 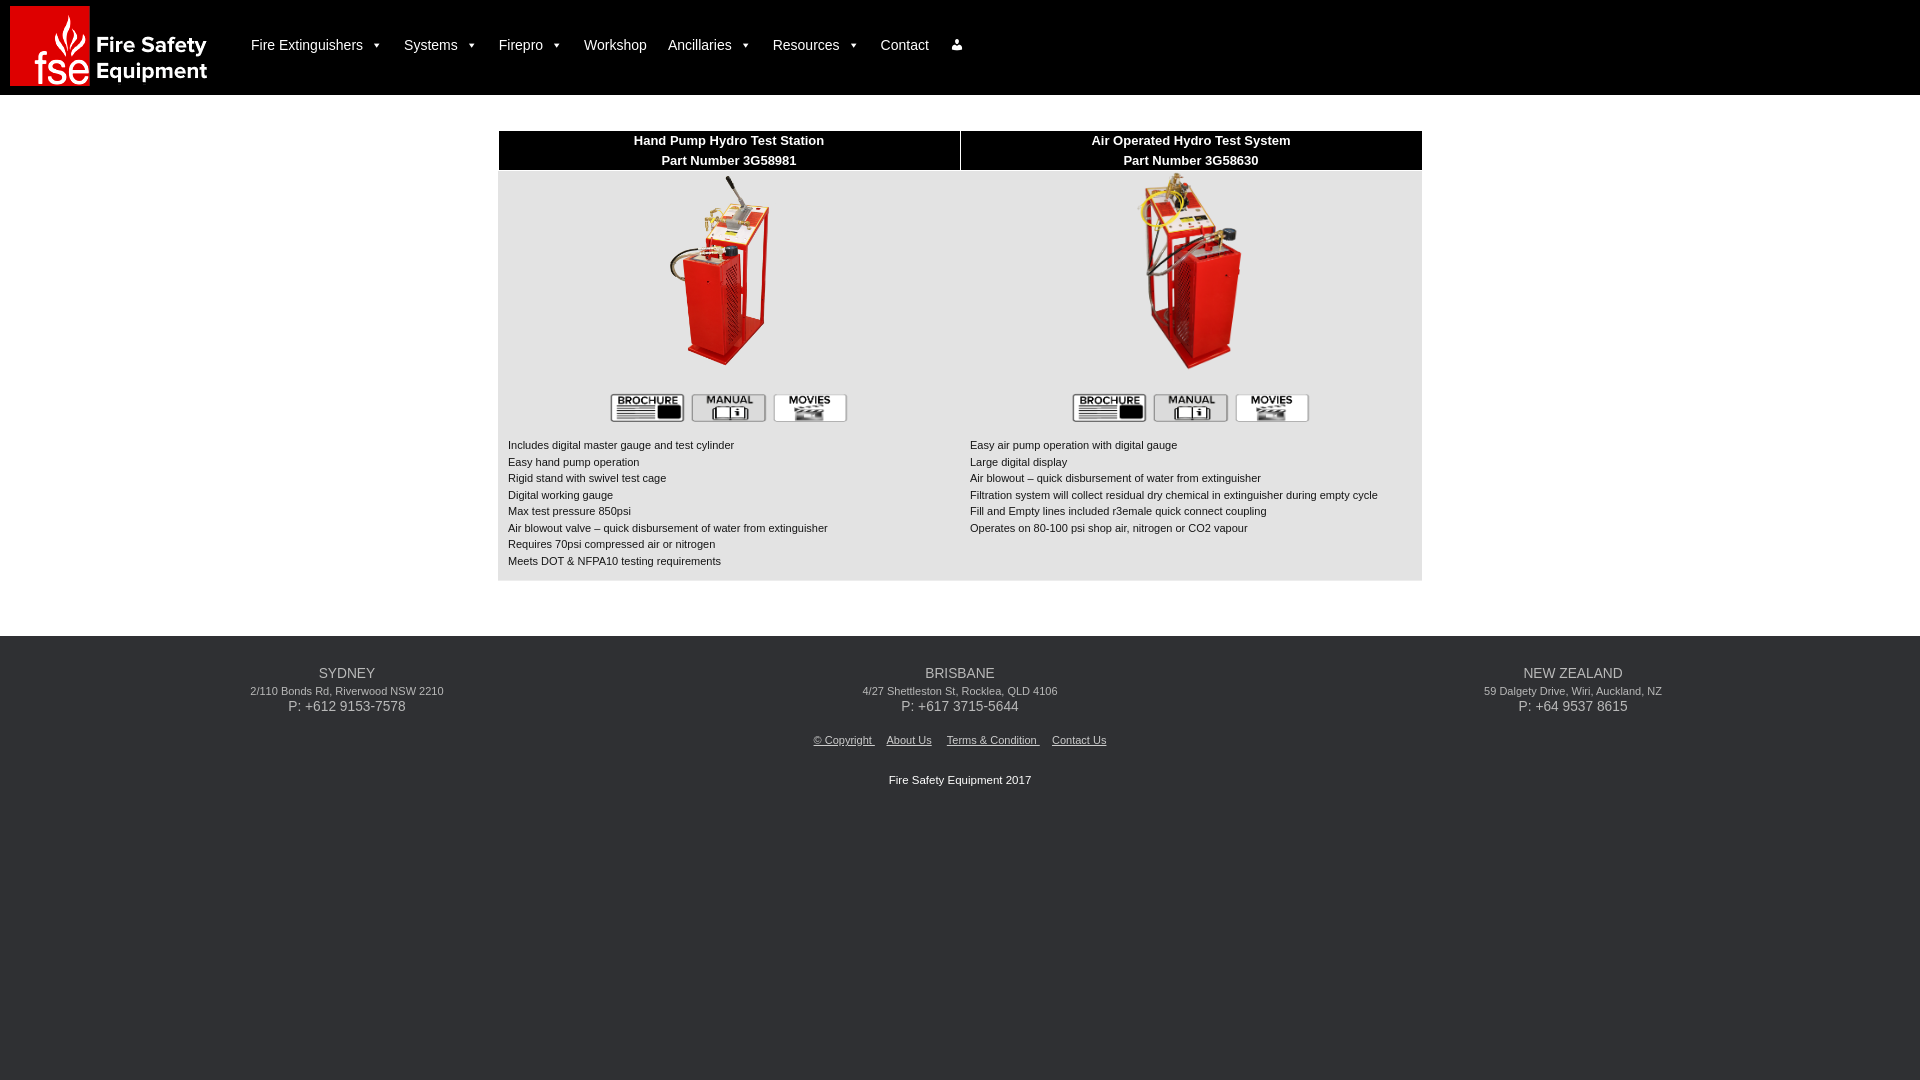 I want to click on 'Contact', so click(x=904, y=45).